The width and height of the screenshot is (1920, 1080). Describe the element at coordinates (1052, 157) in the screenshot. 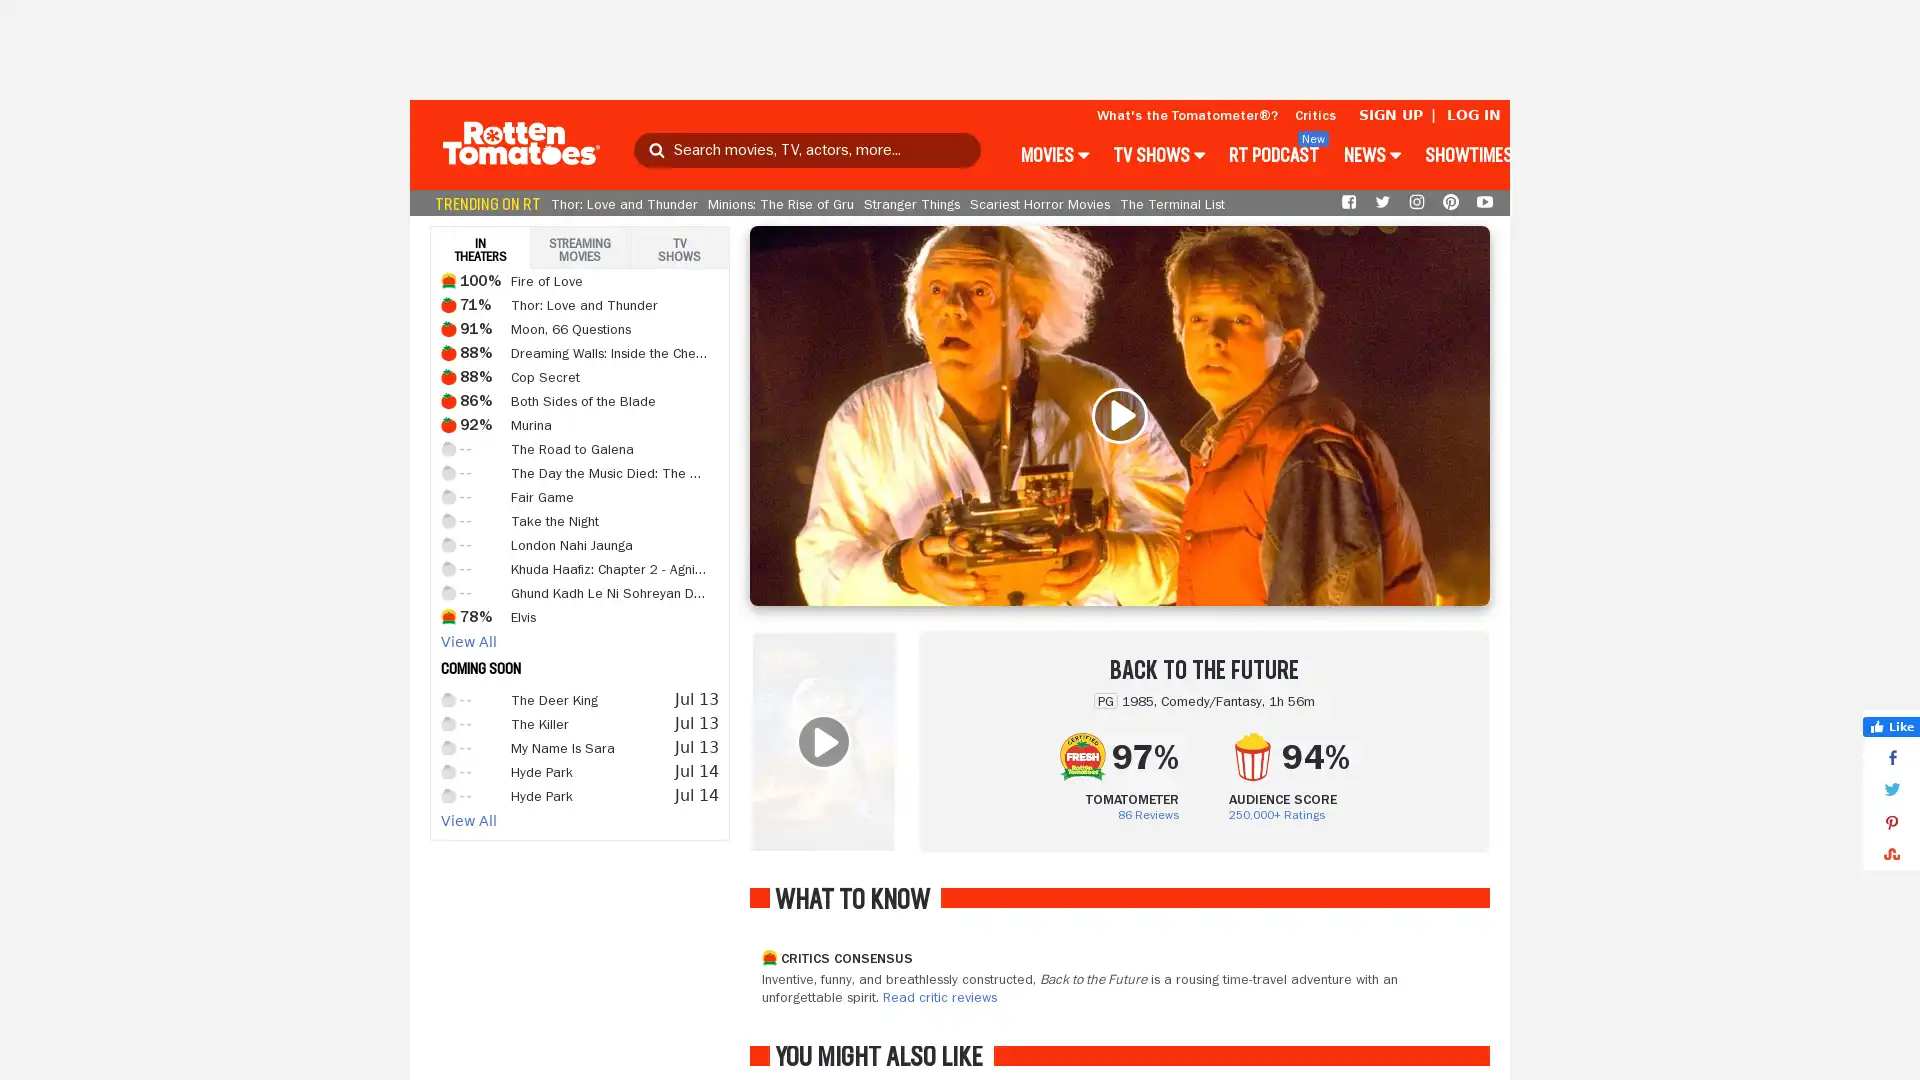

I see `MOVIES` at that location.